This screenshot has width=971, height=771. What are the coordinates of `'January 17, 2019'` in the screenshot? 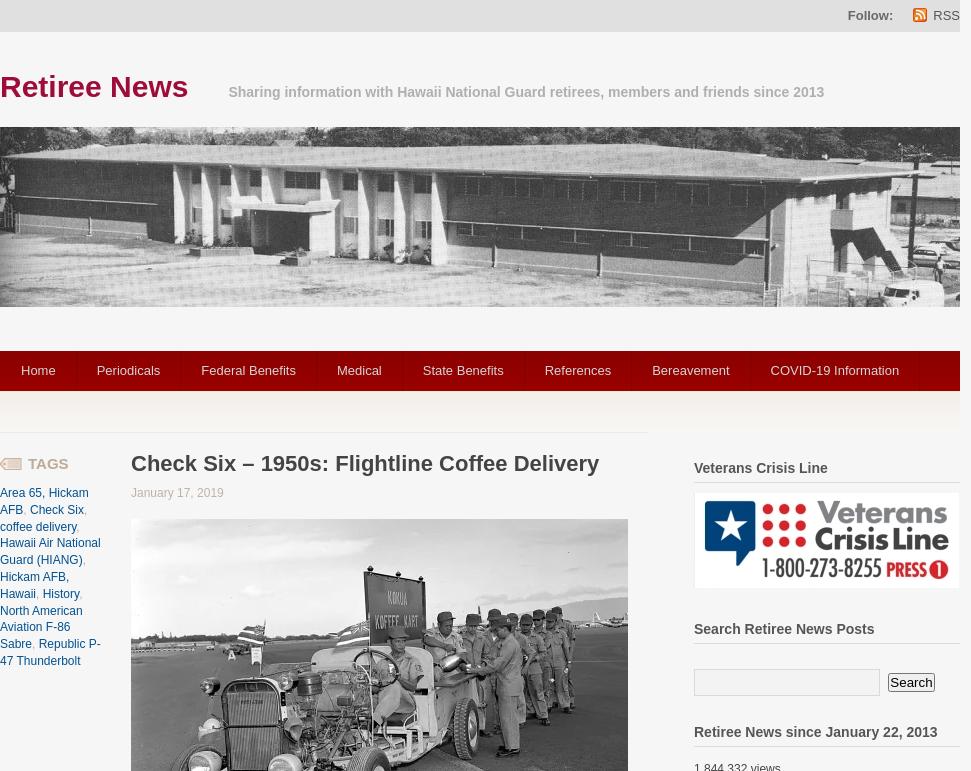 It's located at (176, 492).